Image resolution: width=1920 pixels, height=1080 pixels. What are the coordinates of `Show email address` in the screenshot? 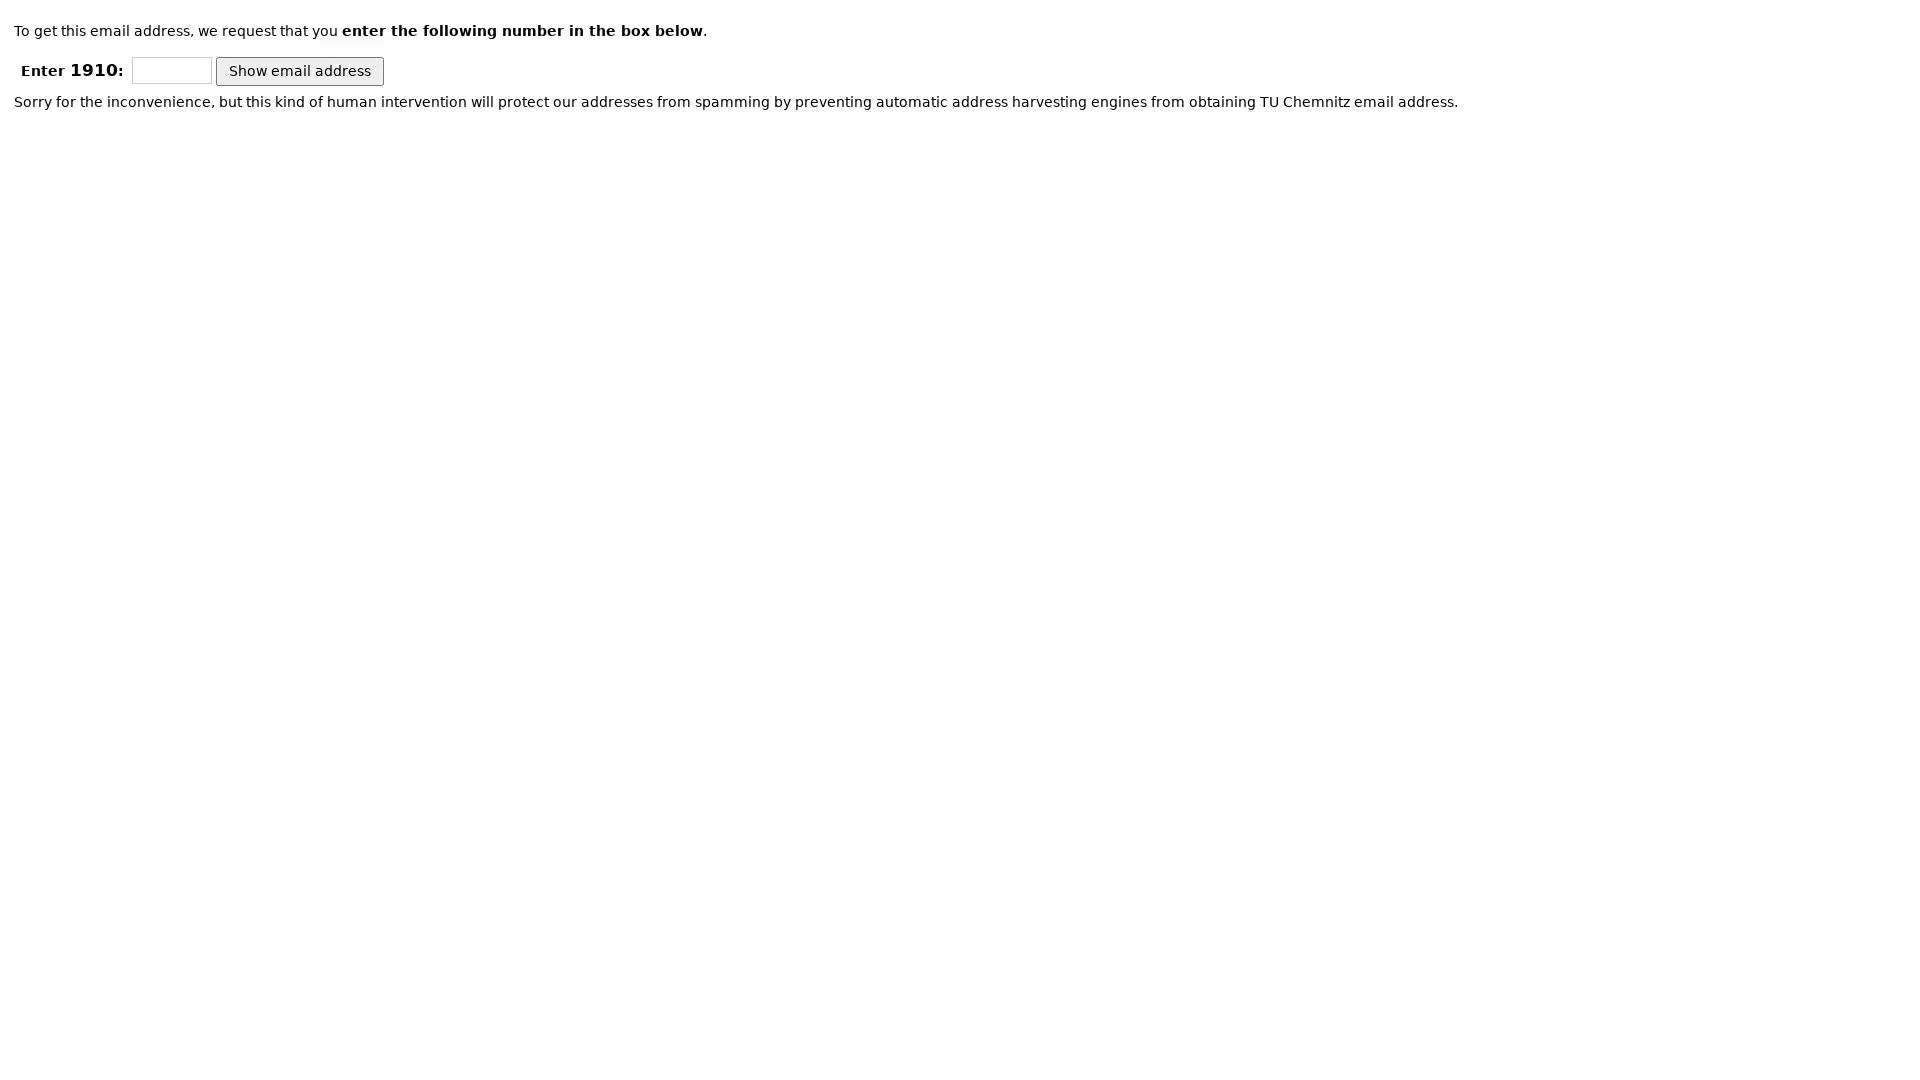 It's located at (297, 69).